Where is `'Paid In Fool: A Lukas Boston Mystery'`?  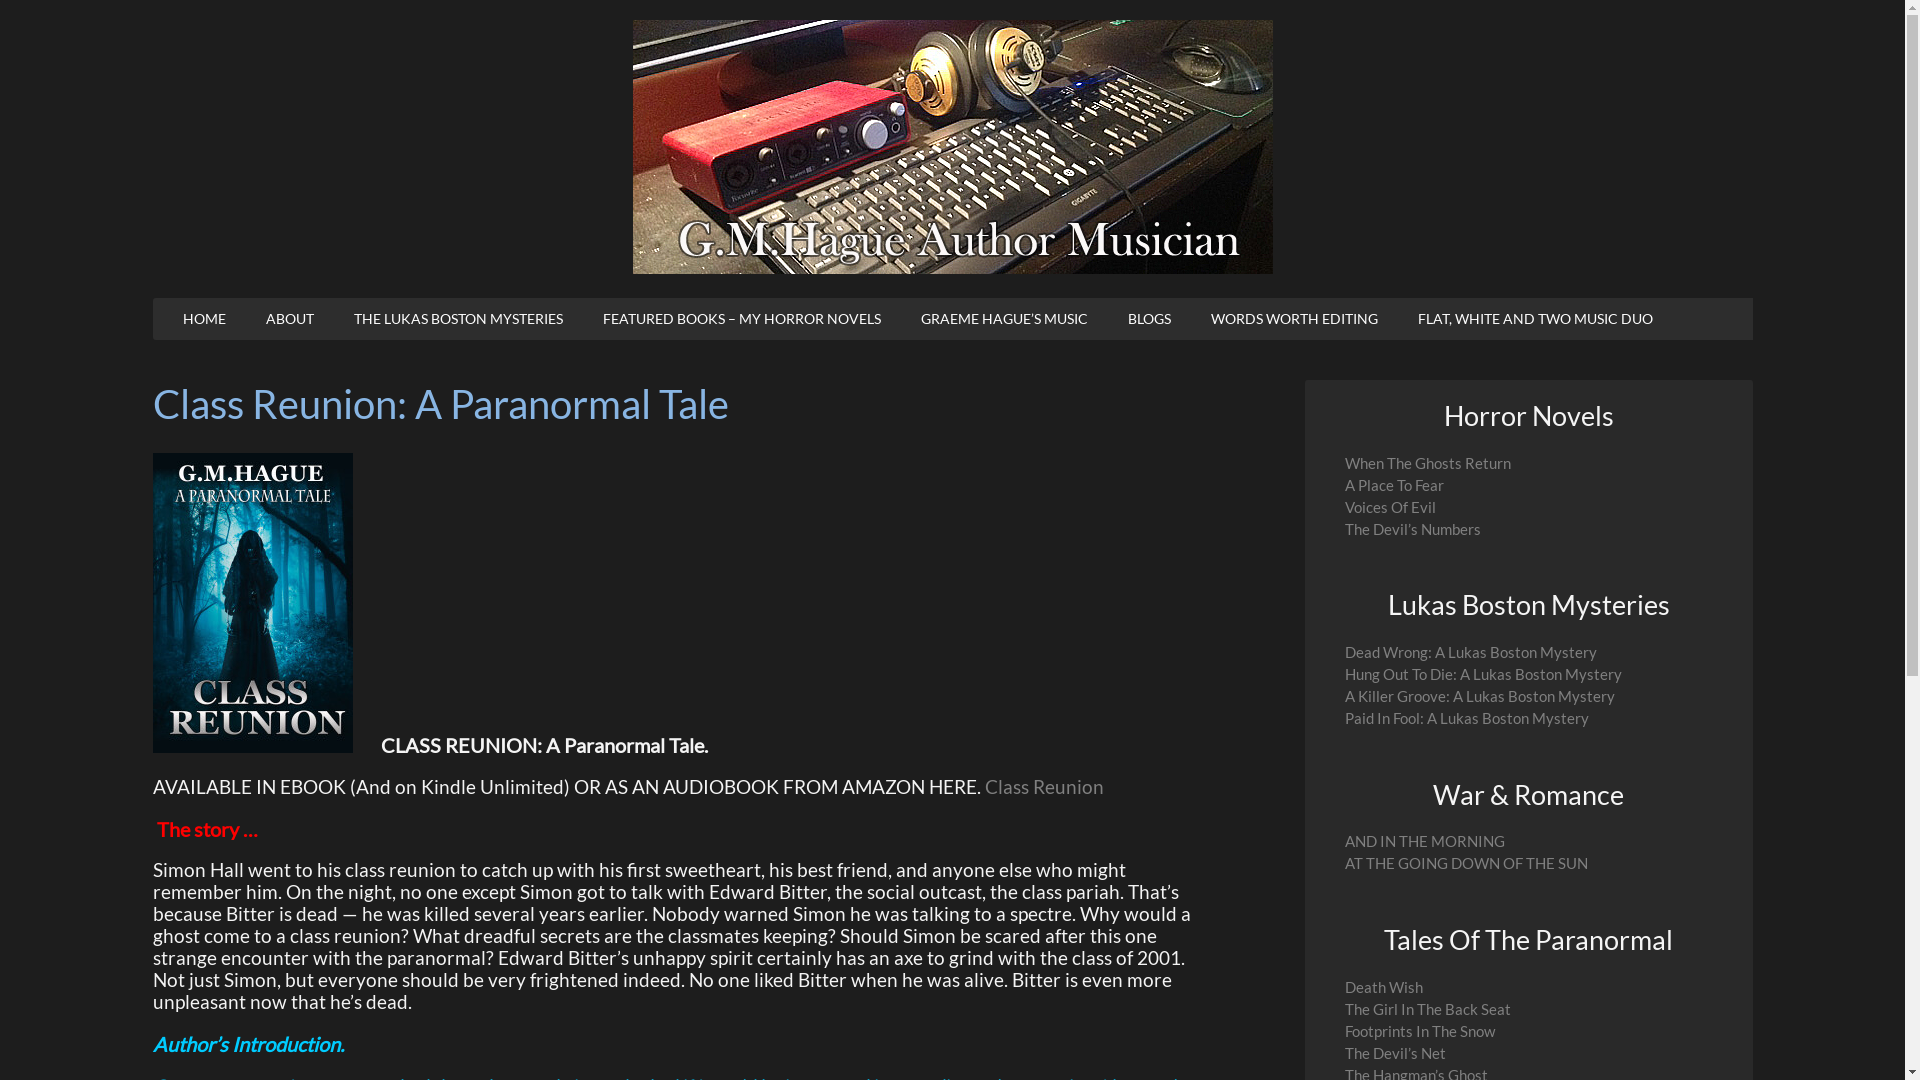 'Paid In Fool: A Lukas Boston Mystery' is located at coordinates (1465, 717).